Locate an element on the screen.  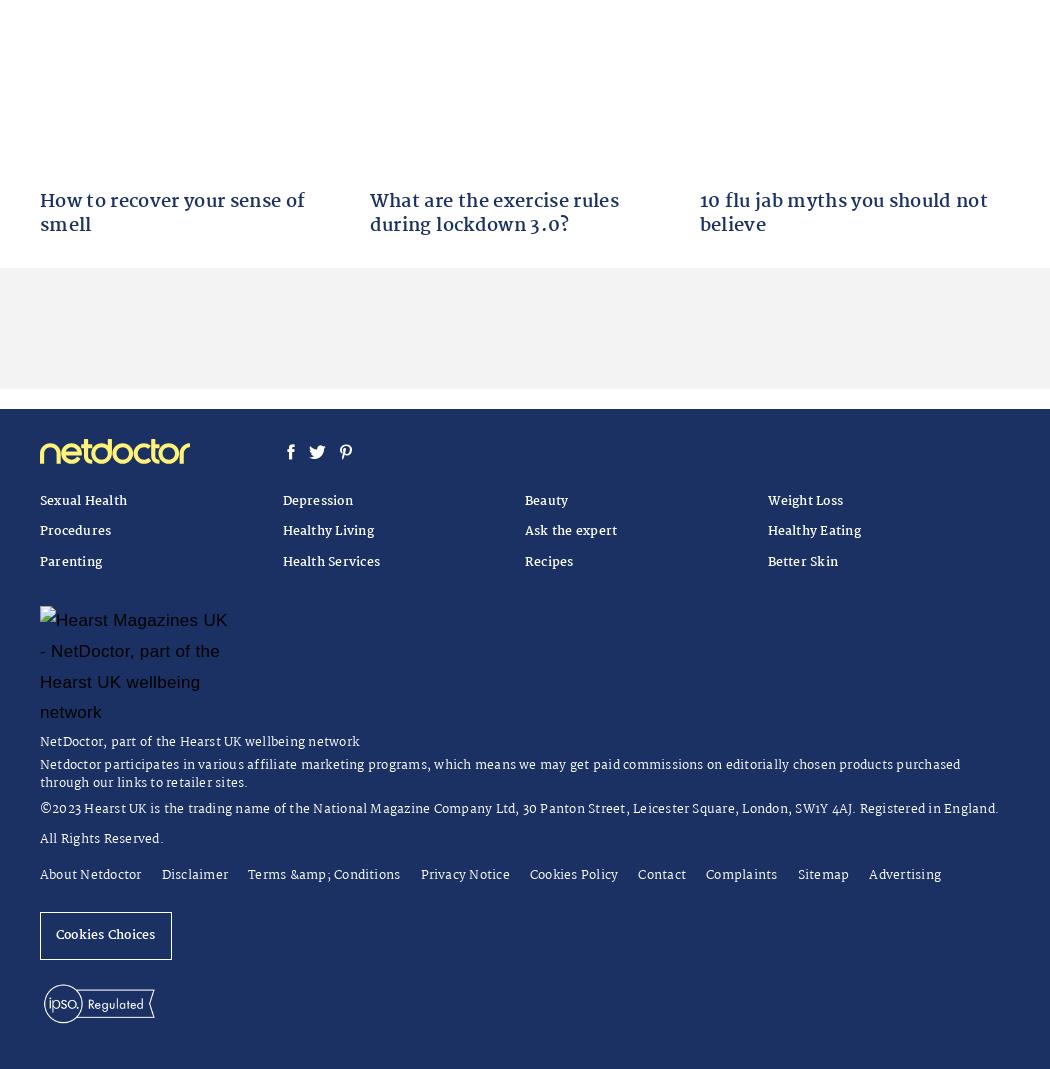
'©2023 Hearst UK is the trading name of the National Magazine Company Ltd, 30 Panton Street, Leicester Square, London, SW1Y 4AJ. Registered in England. All Rights Reserved.' is located at coordinates (518, 823).